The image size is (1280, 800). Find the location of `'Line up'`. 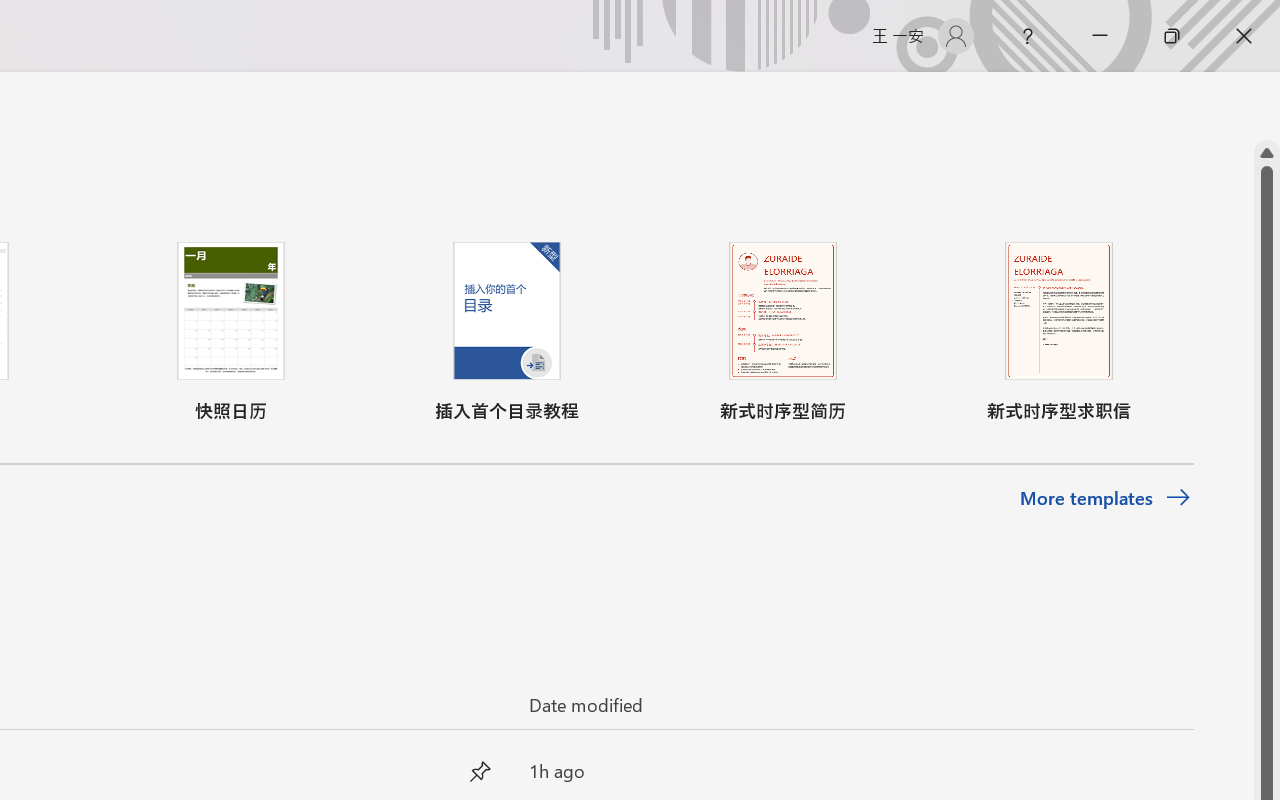

'Line up' is located at coordinates (1266, 153).